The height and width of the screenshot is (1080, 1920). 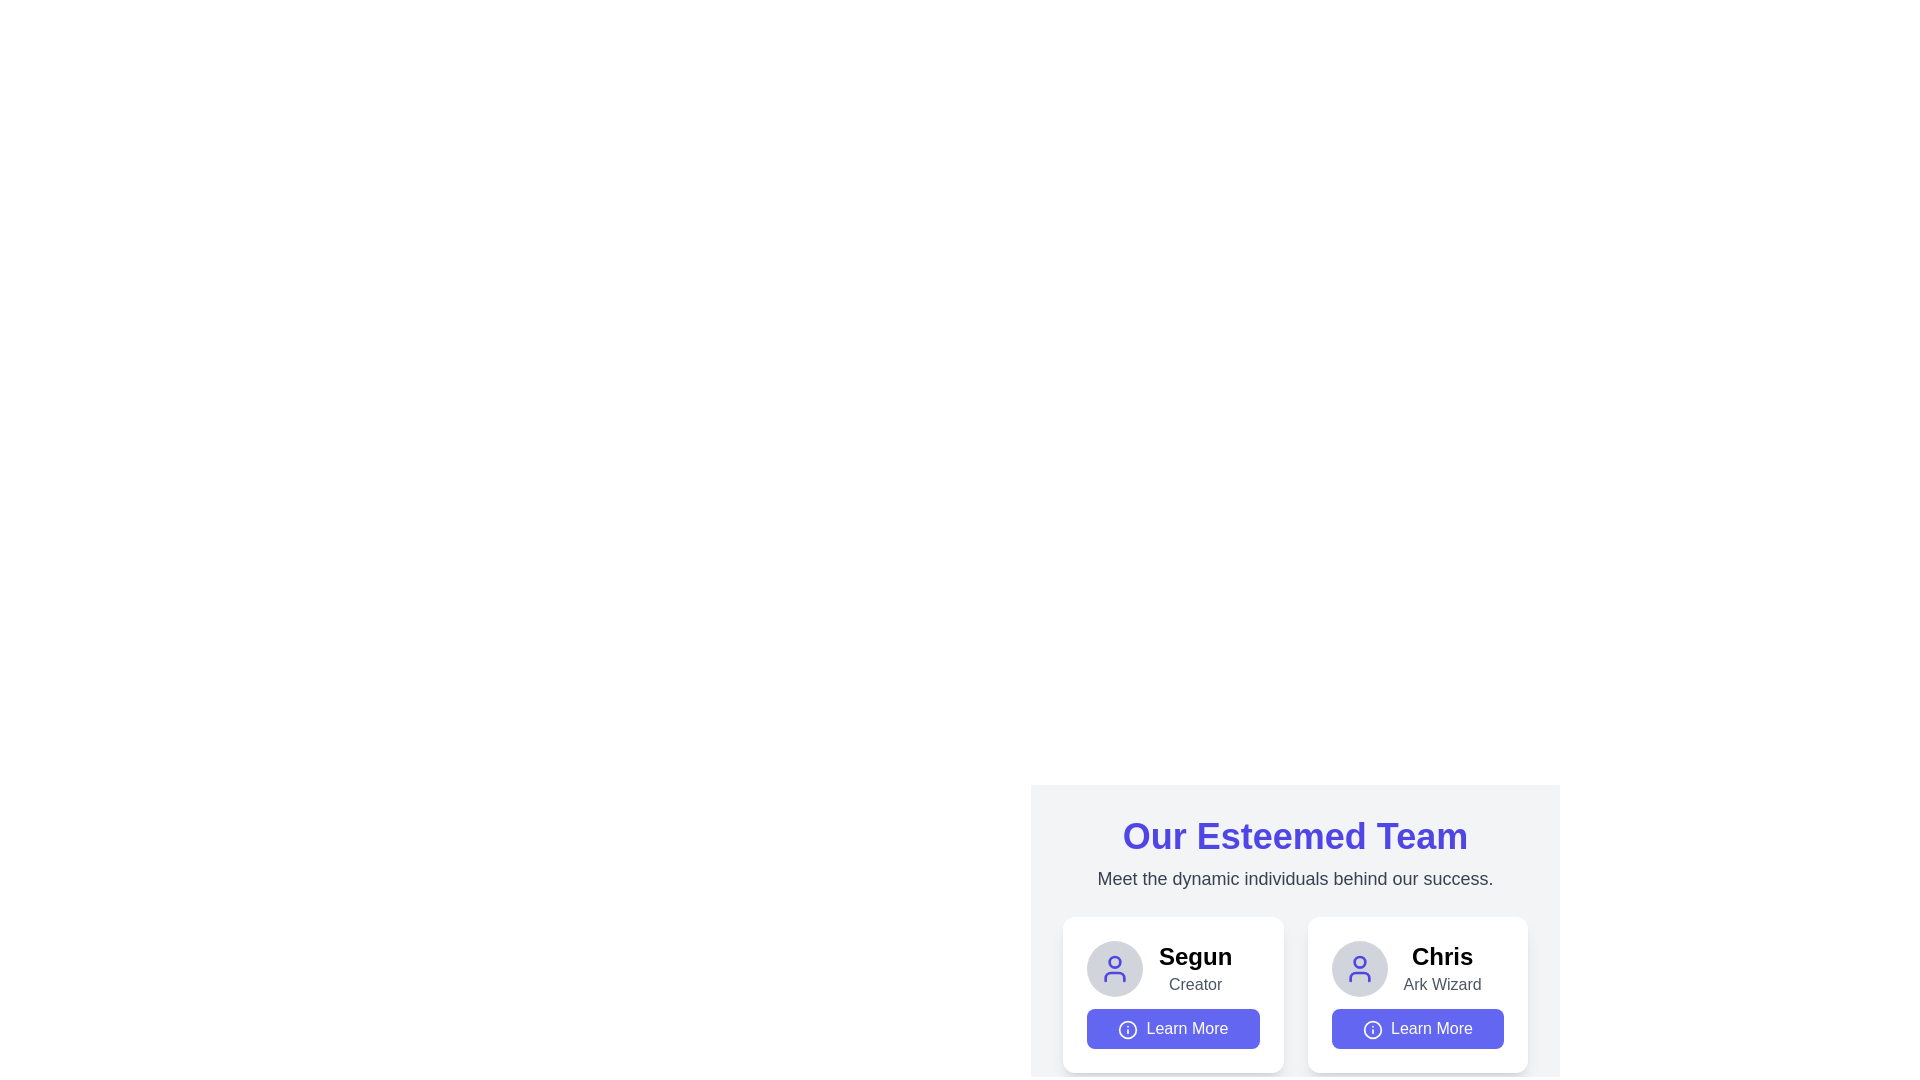 I want to click on the text display area featuring the name 'Segun' and the word 'Creator', located in the center-right of the presentation card within the 'Our Esteemed Team' section, so click(x=1195, y=967).